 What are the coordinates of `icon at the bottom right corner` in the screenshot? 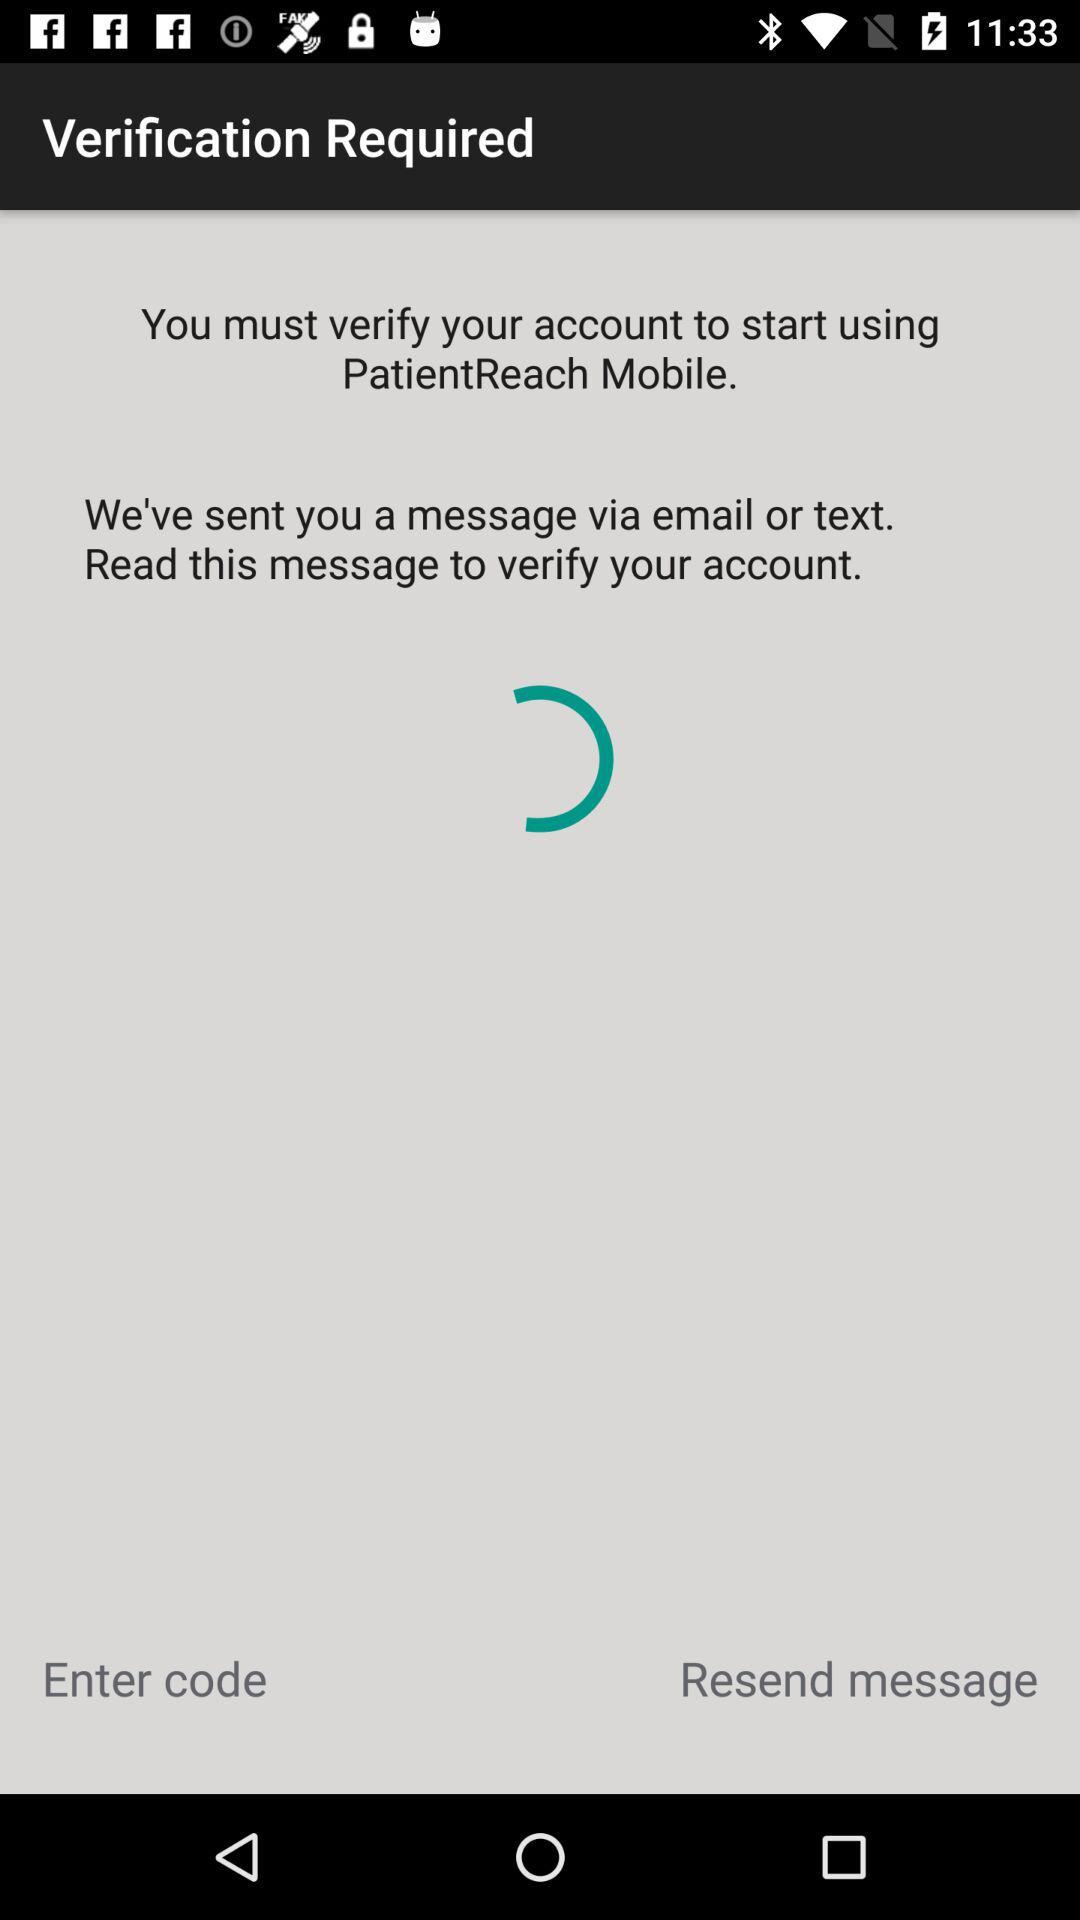 It's located at (857, 1678).